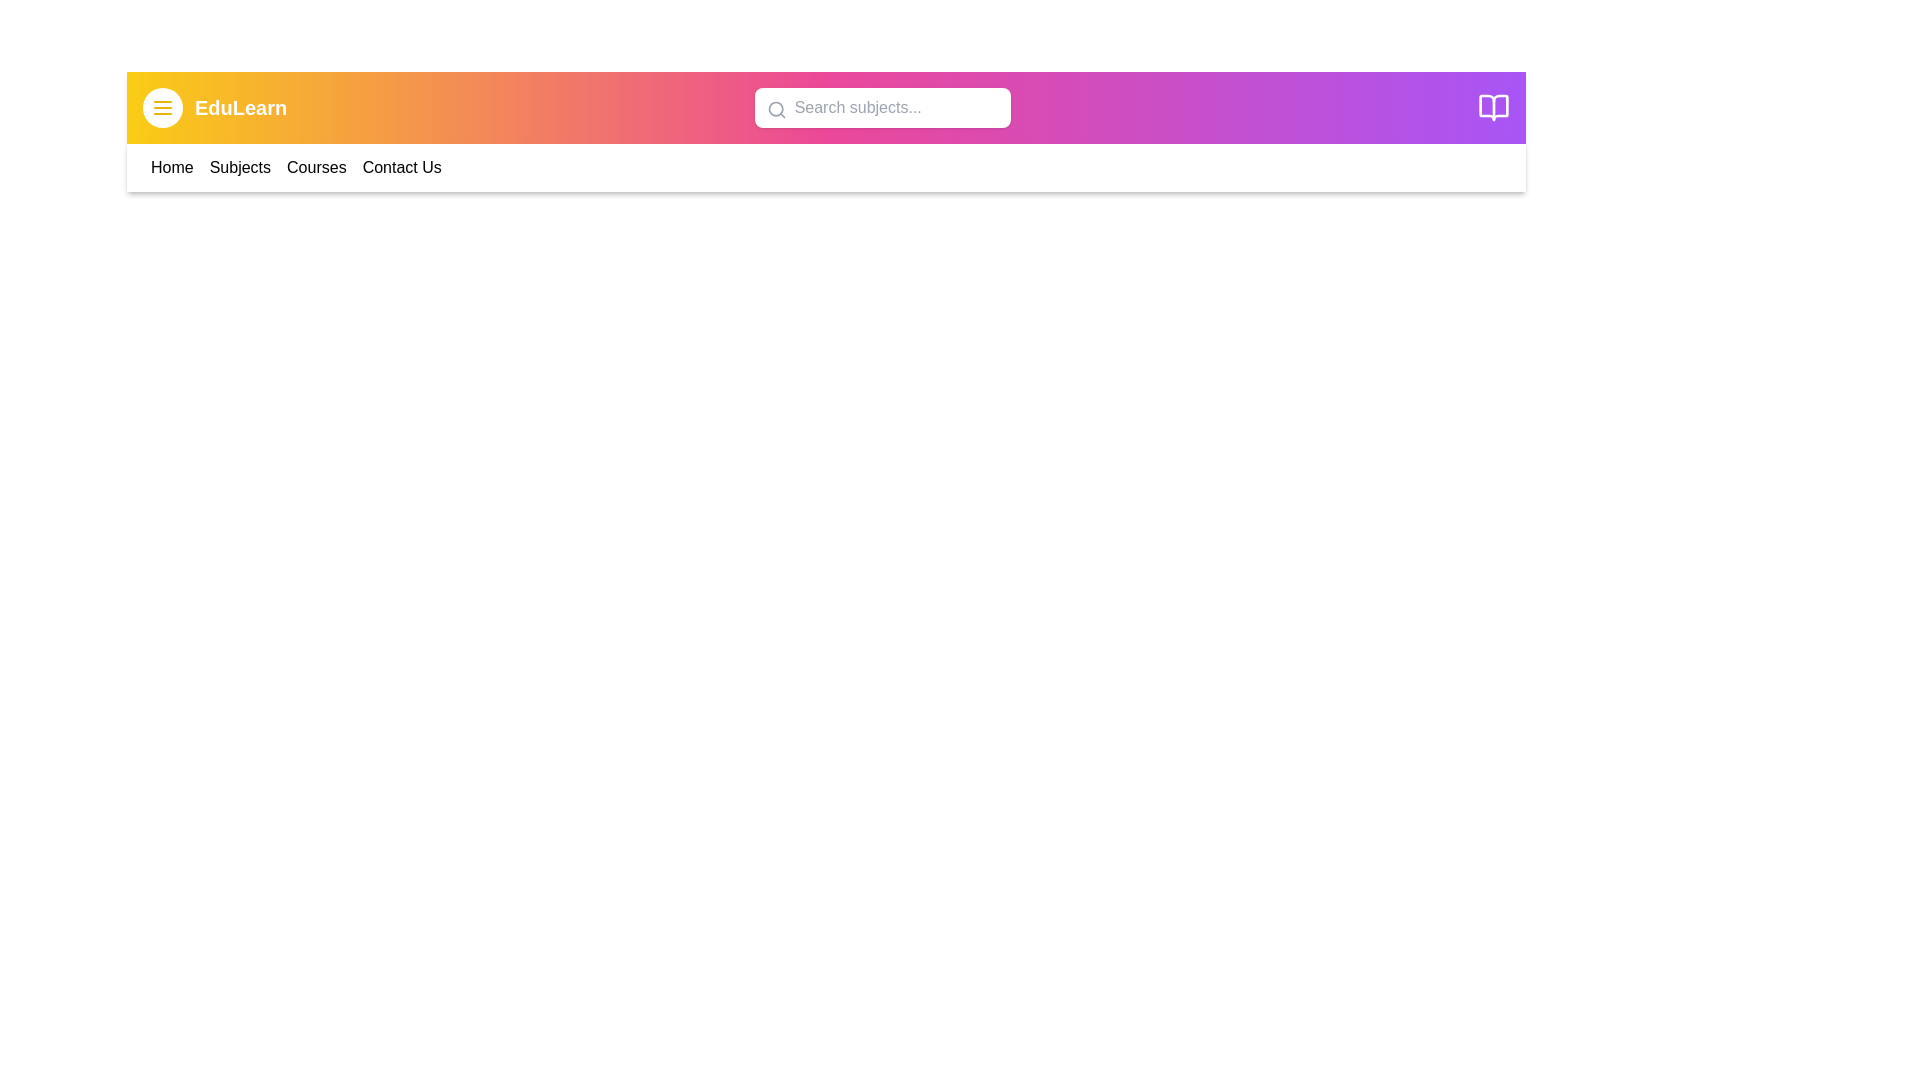  Describe the element at coordinates (1493, 108) in the screenshot. I see `the book icon to access additional educational resources` at that location.